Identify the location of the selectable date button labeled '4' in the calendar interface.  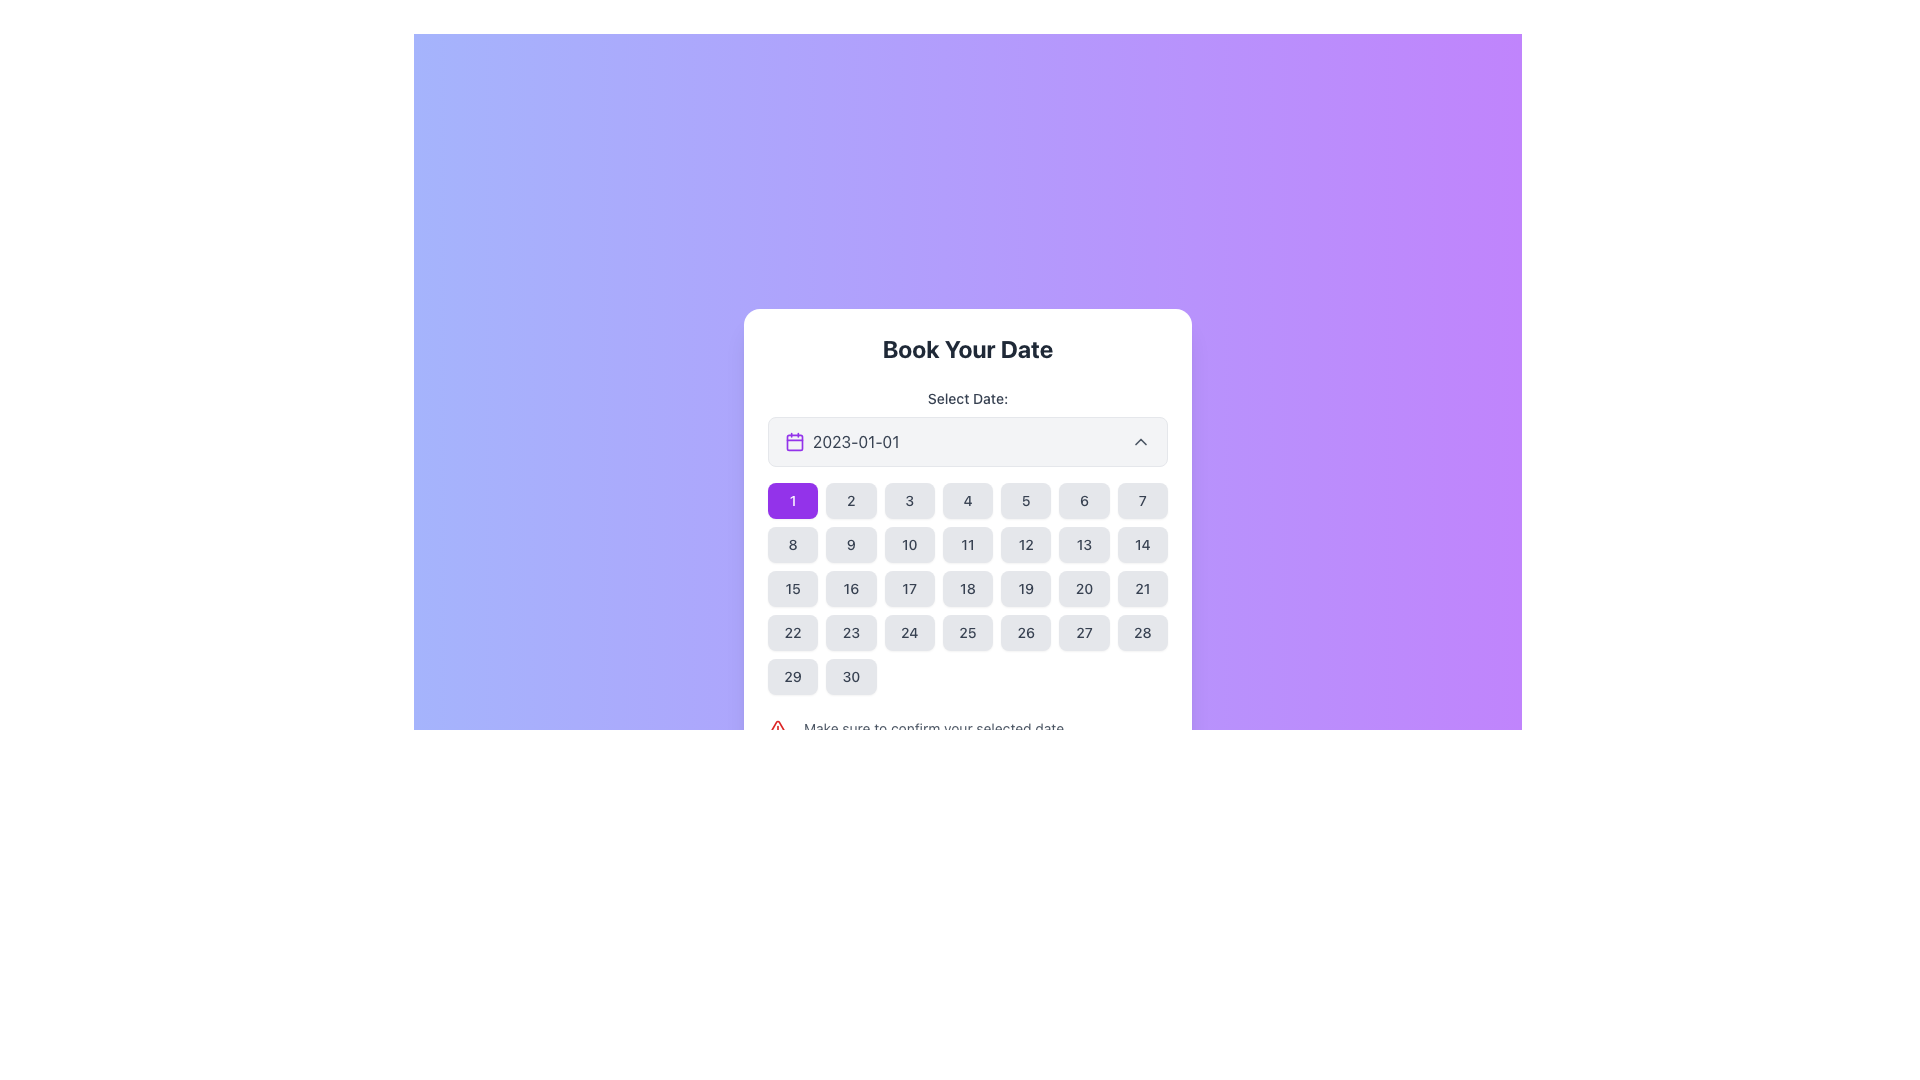
(968, 500).